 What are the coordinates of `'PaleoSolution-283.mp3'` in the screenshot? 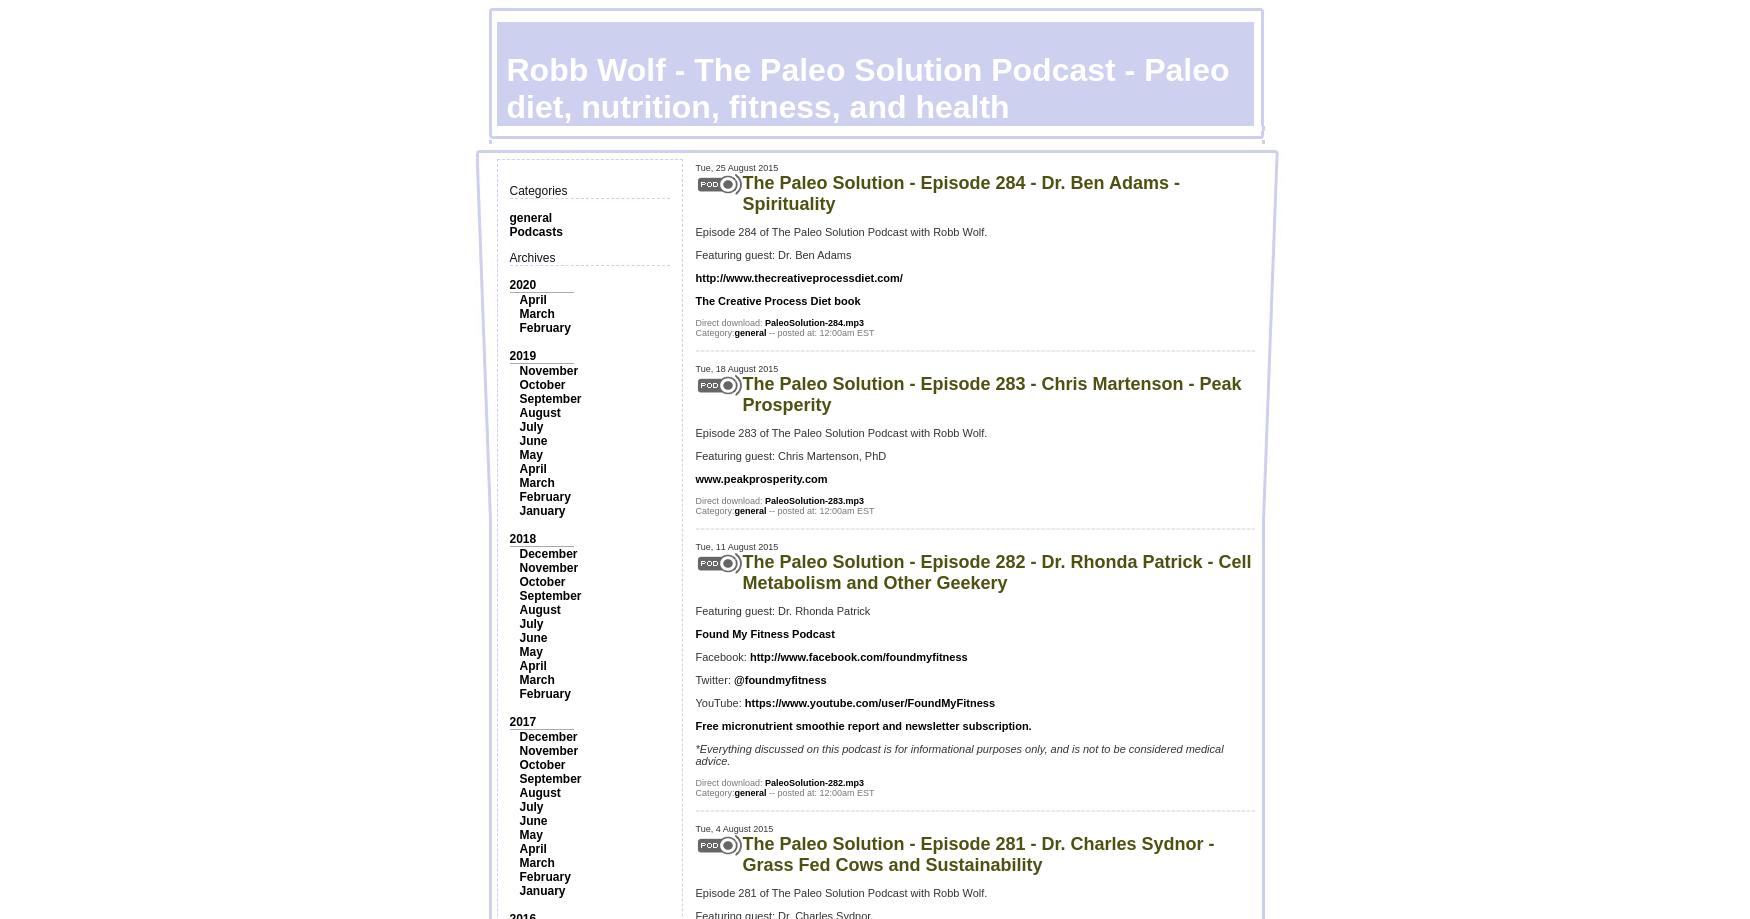 It's located at (814, 500).